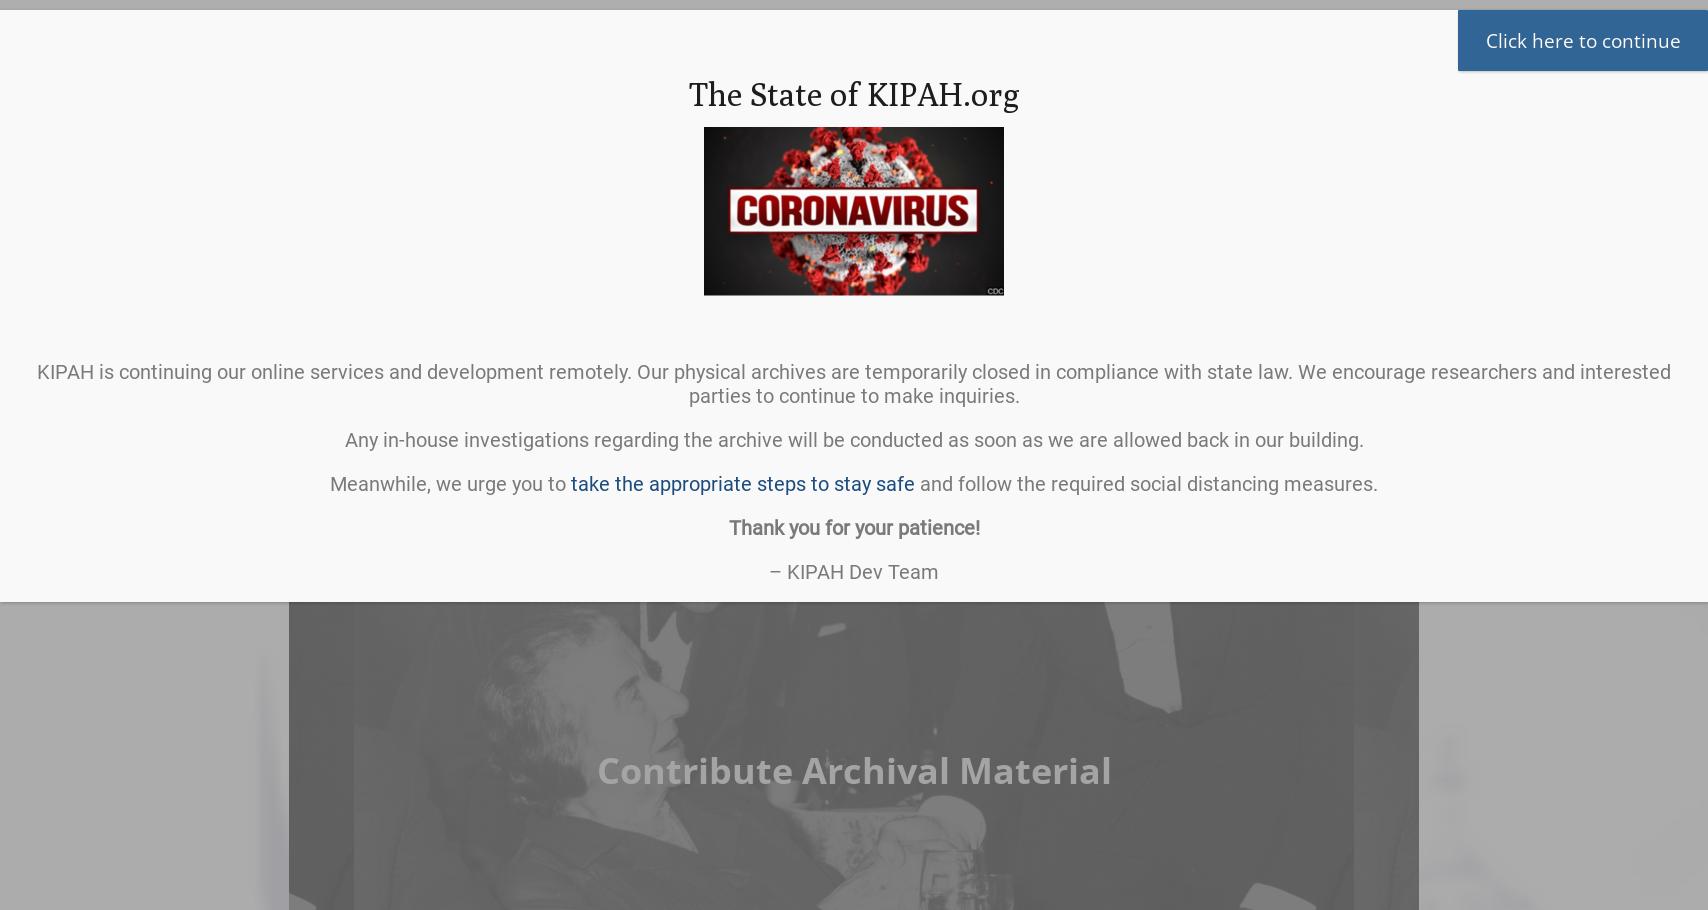 This screenshot has height=910, width=1708. Describe the element at coordinates (1304, 311) in the screenshot. I see `'Media'` at that location.